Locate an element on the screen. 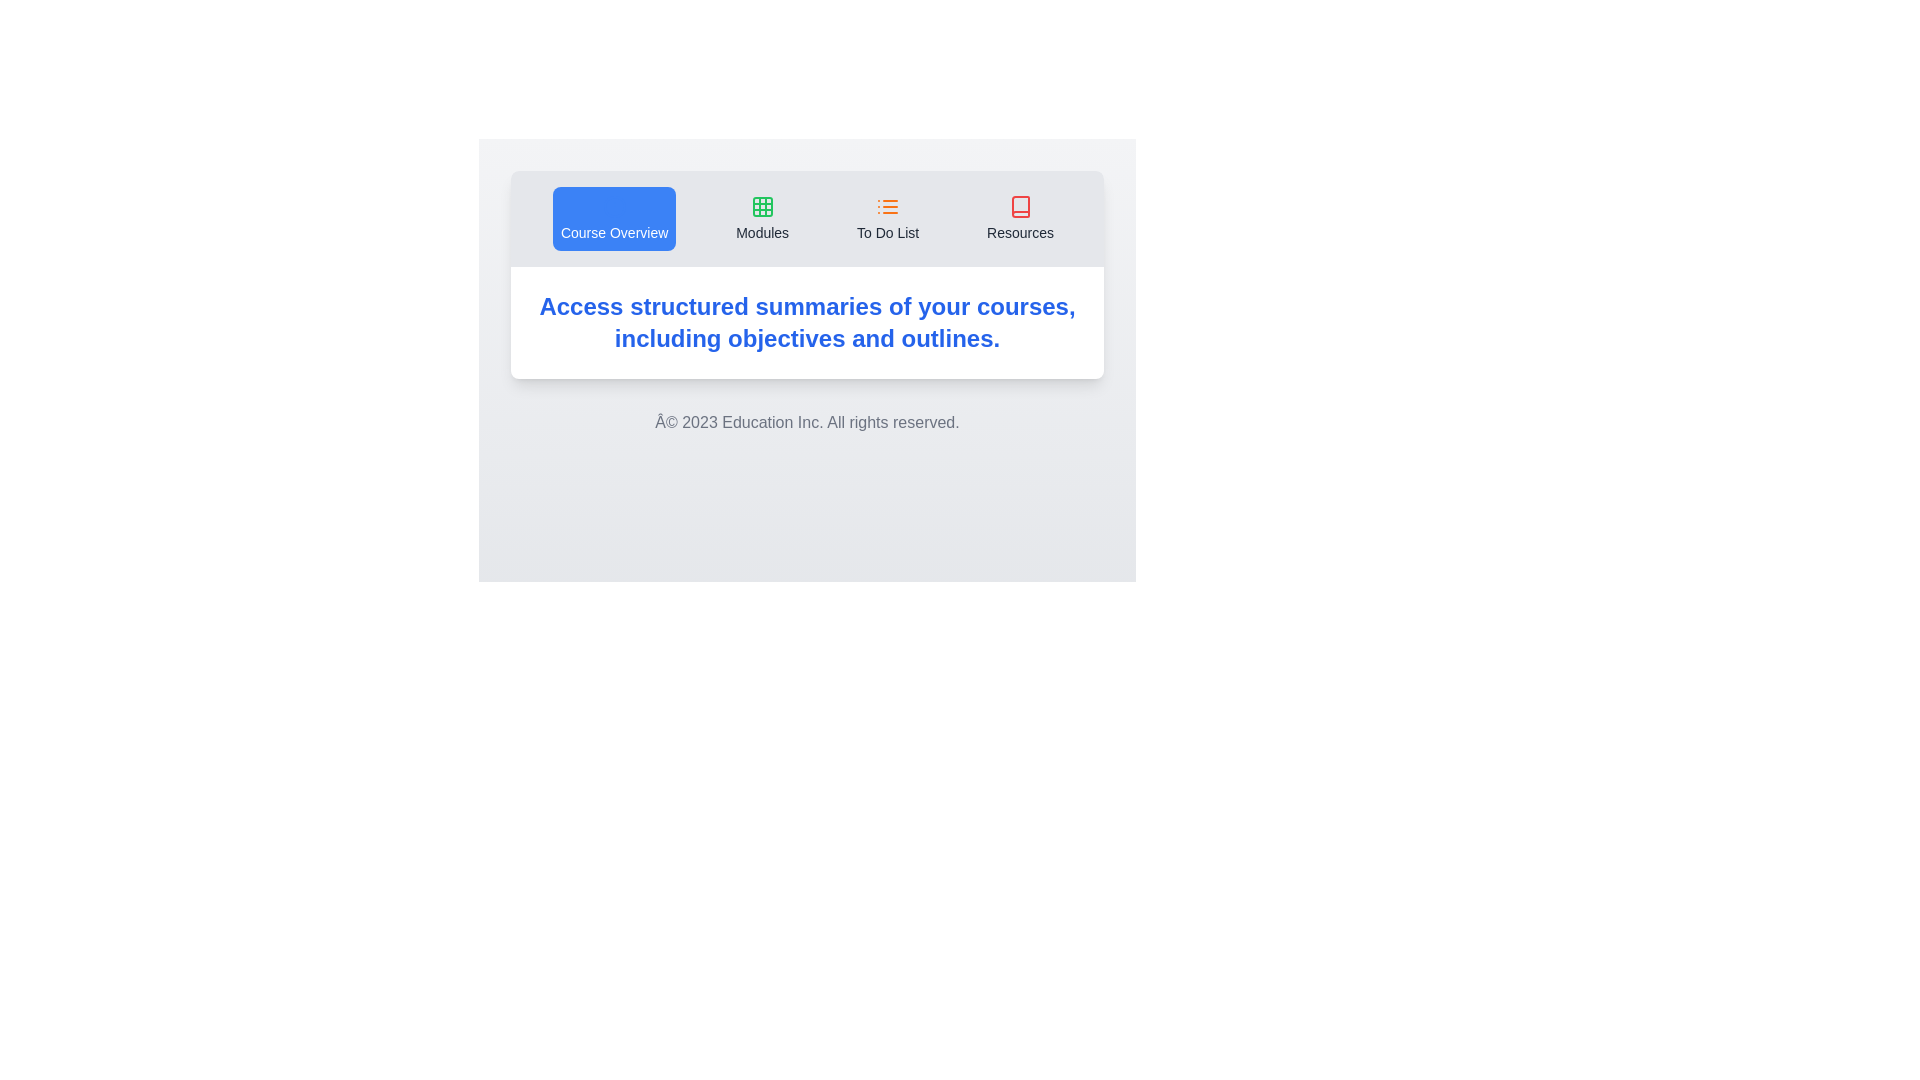 The width and height of the screenshot is (1920, 1080). the tab button labeled Modules to preview its hover effect is located at coordinates (761, 219).